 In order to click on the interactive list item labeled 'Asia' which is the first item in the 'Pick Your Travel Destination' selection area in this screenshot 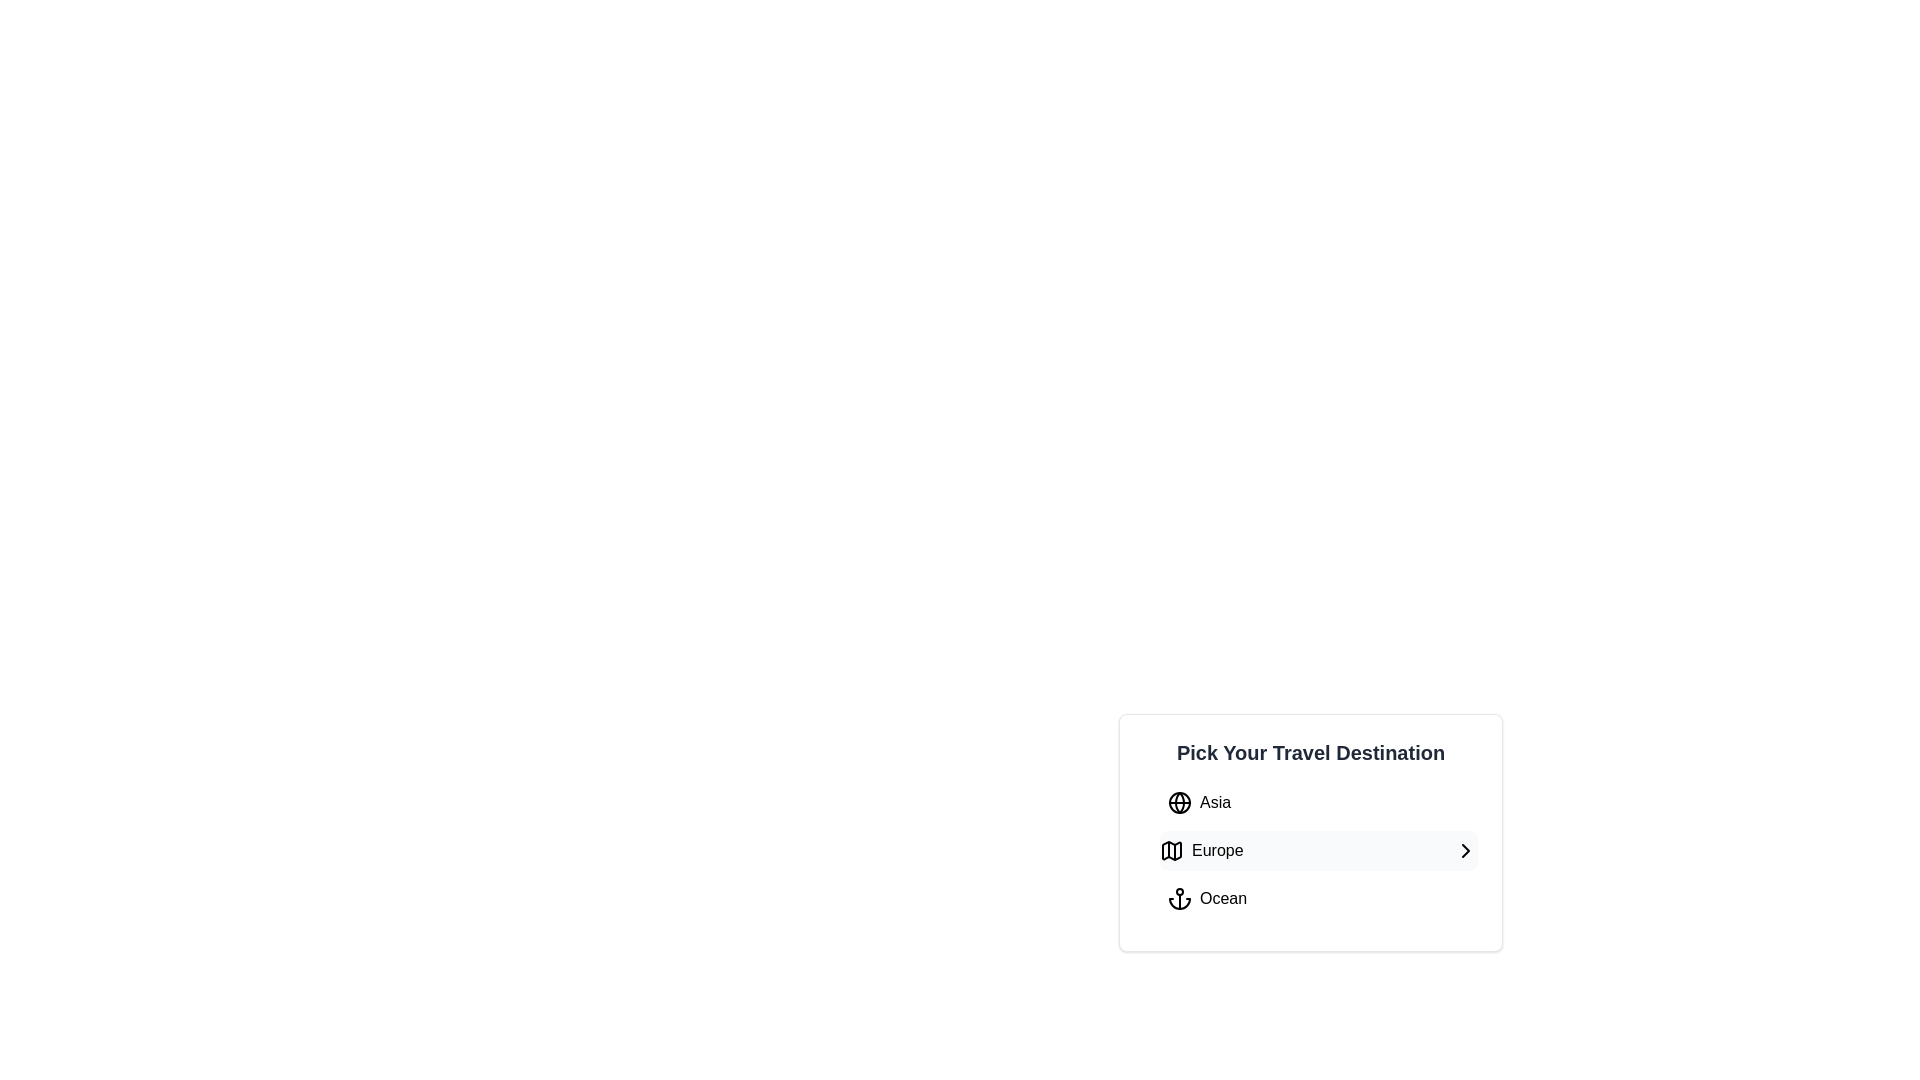, I will do `click(1199, 801)`.